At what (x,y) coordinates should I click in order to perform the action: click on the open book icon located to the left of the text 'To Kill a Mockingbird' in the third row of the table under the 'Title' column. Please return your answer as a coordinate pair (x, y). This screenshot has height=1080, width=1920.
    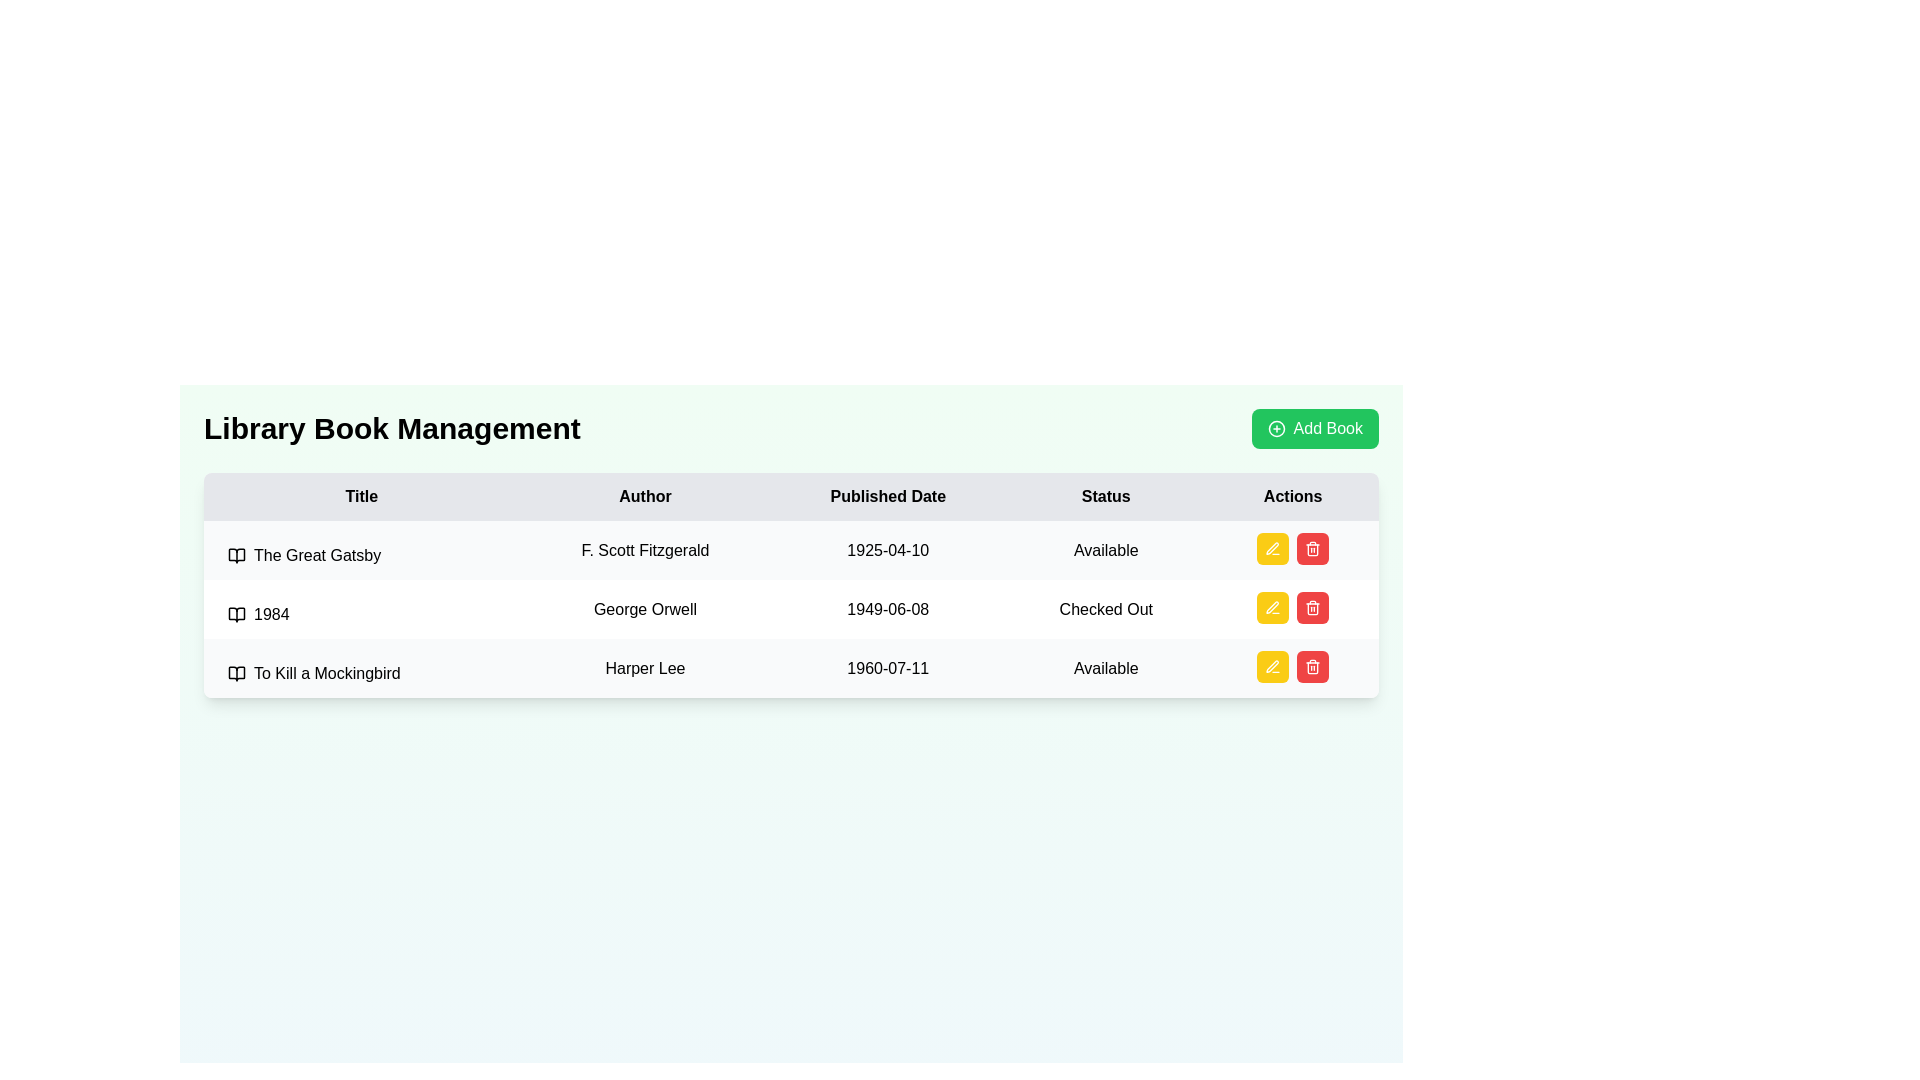
    Looking at the image, I should click on (236, 674).